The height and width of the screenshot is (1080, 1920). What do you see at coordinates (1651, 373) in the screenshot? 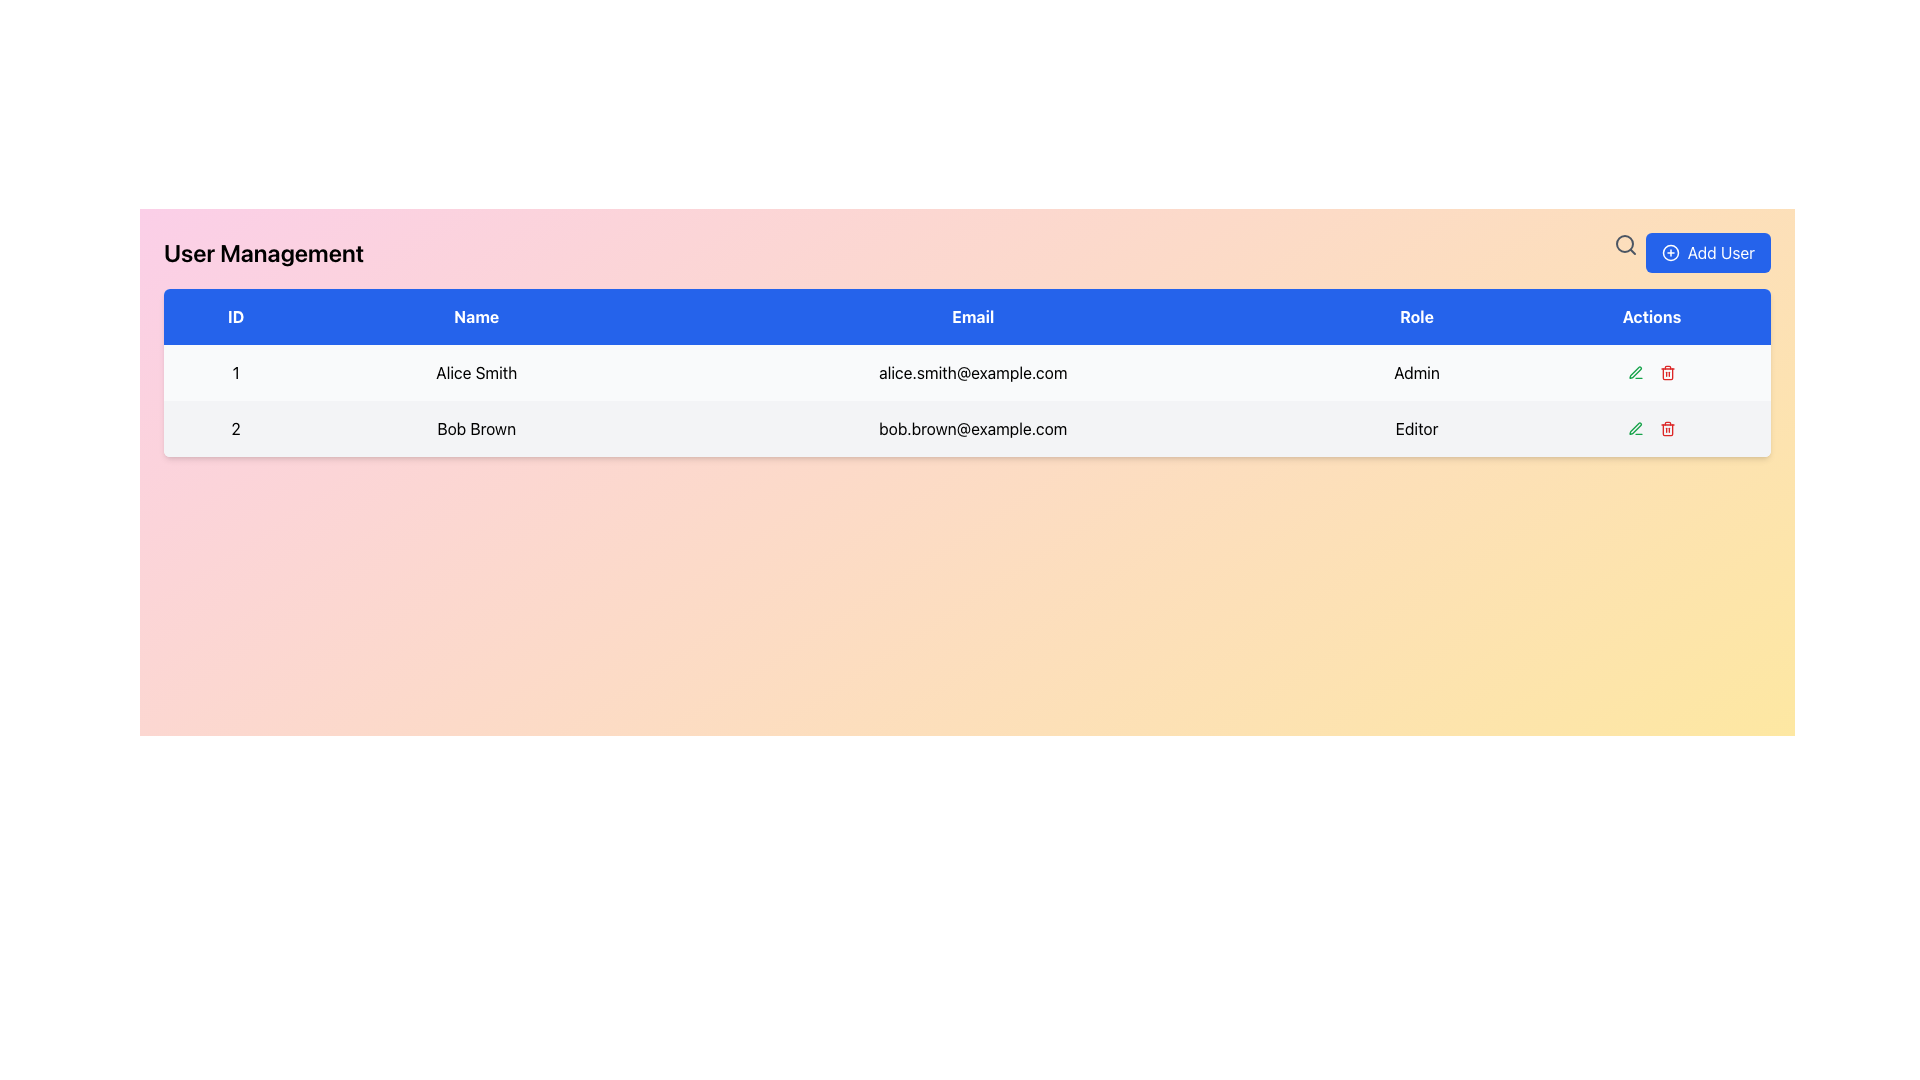
I see `the interactive icons group in the 'Actions' column for 'Alice Smith'` at bounding box center [1651, 373].